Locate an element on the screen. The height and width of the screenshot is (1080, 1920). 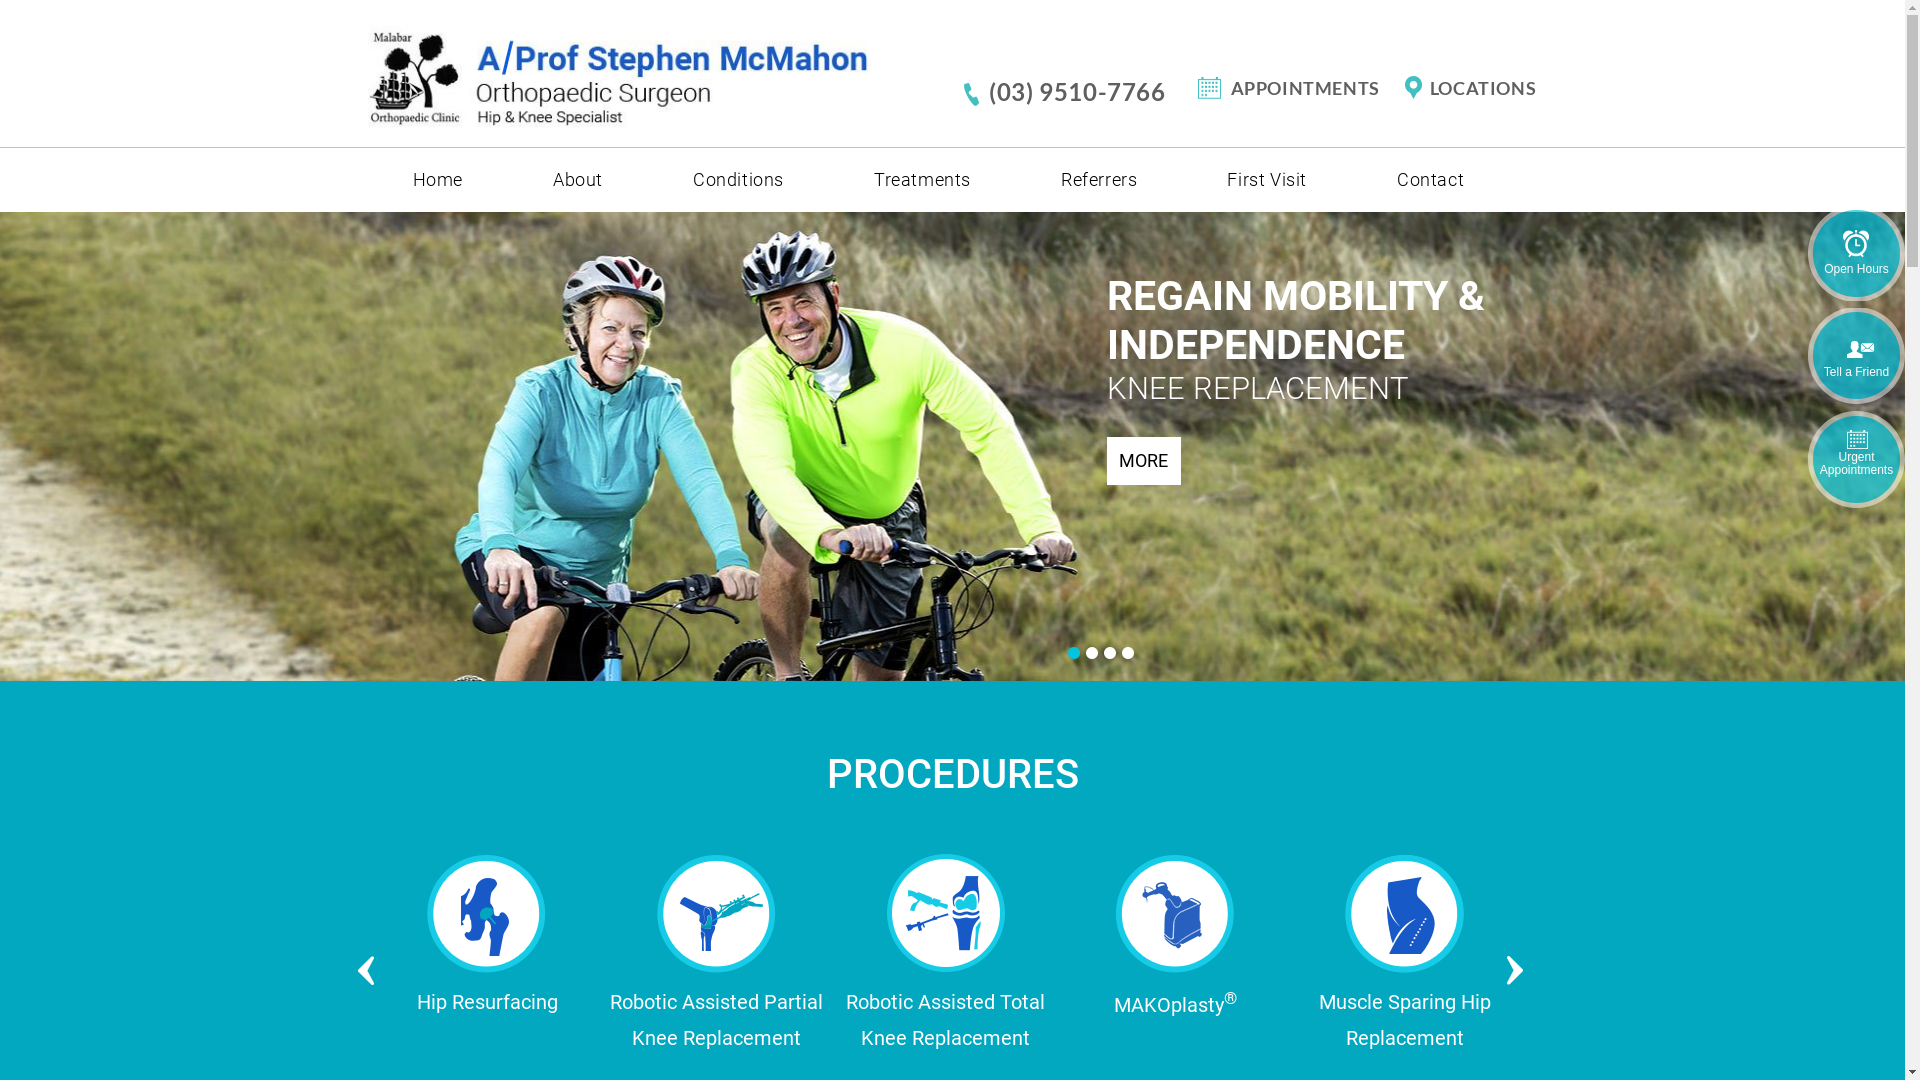
'Treatments' is located at coordinates (921, 180).